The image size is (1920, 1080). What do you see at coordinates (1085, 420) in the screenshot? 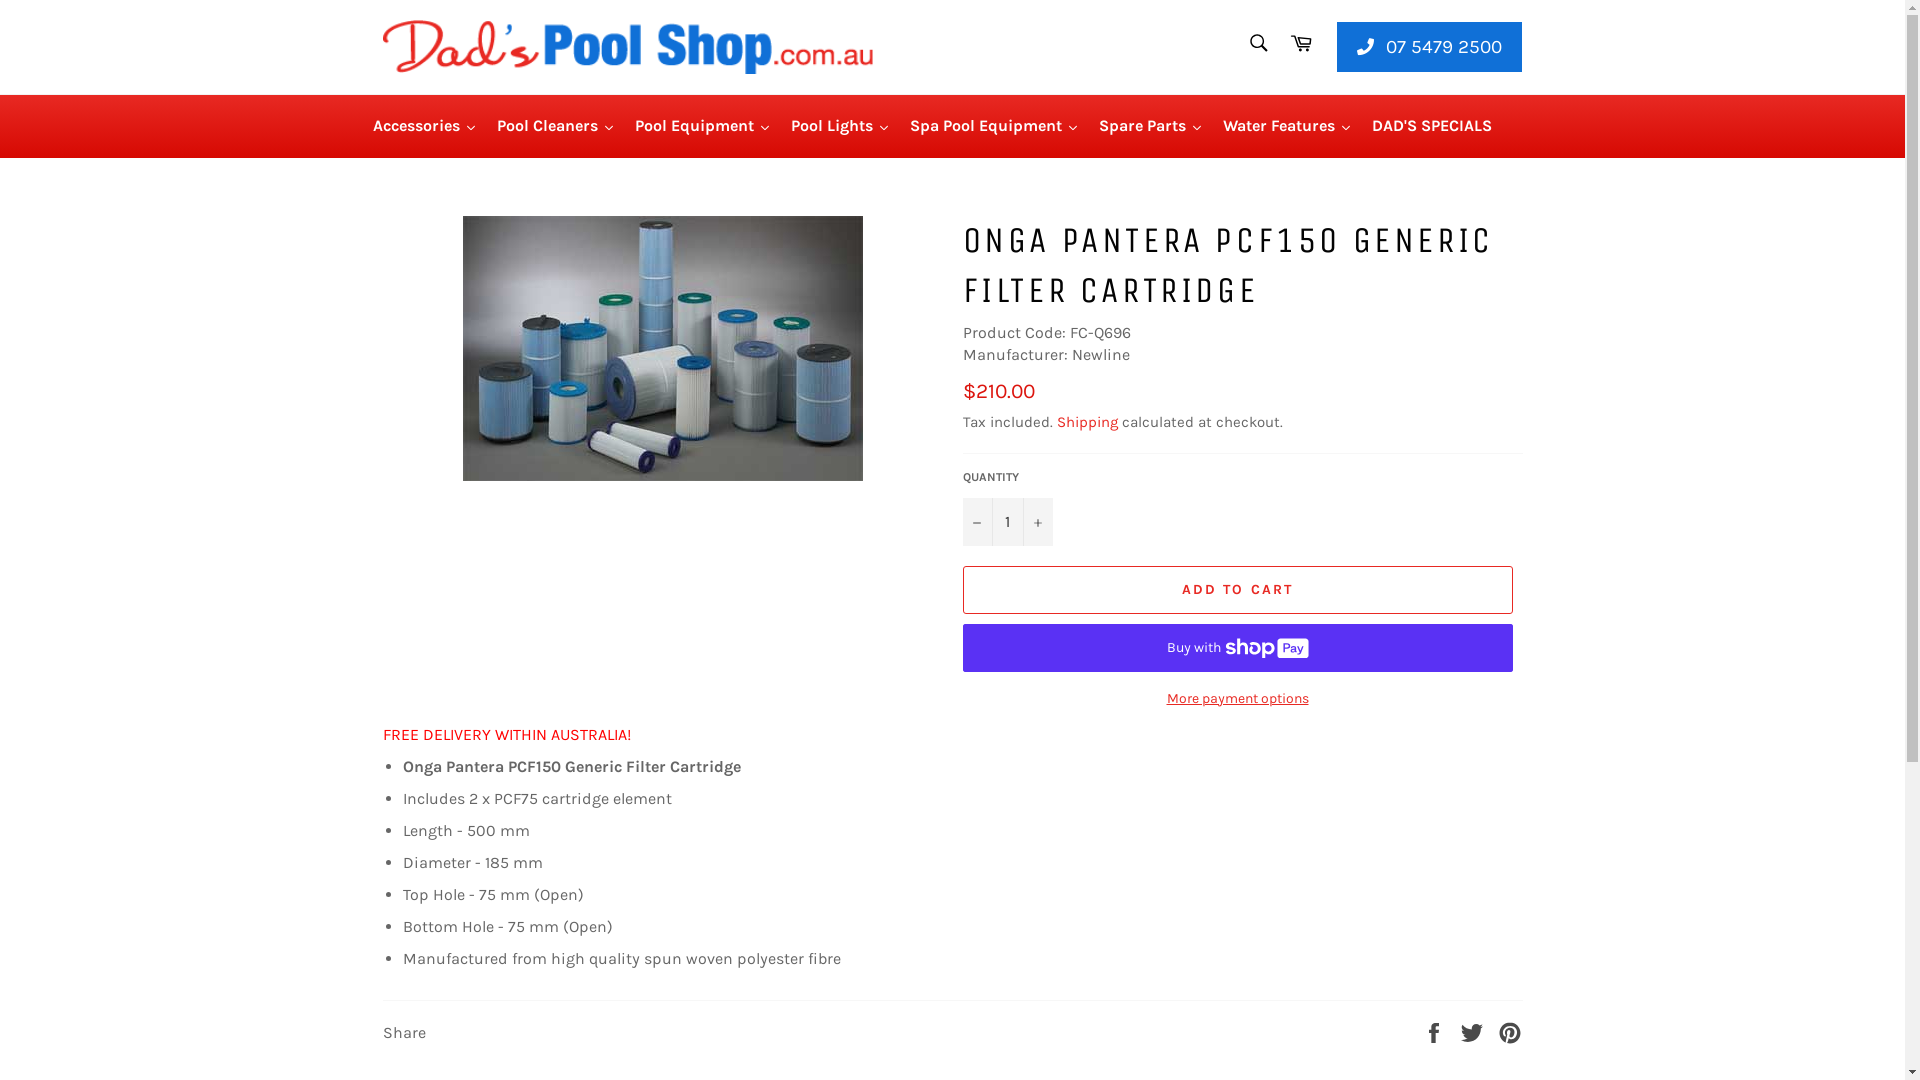
I see `'Shipping'` at bounding box center [1085, 420].